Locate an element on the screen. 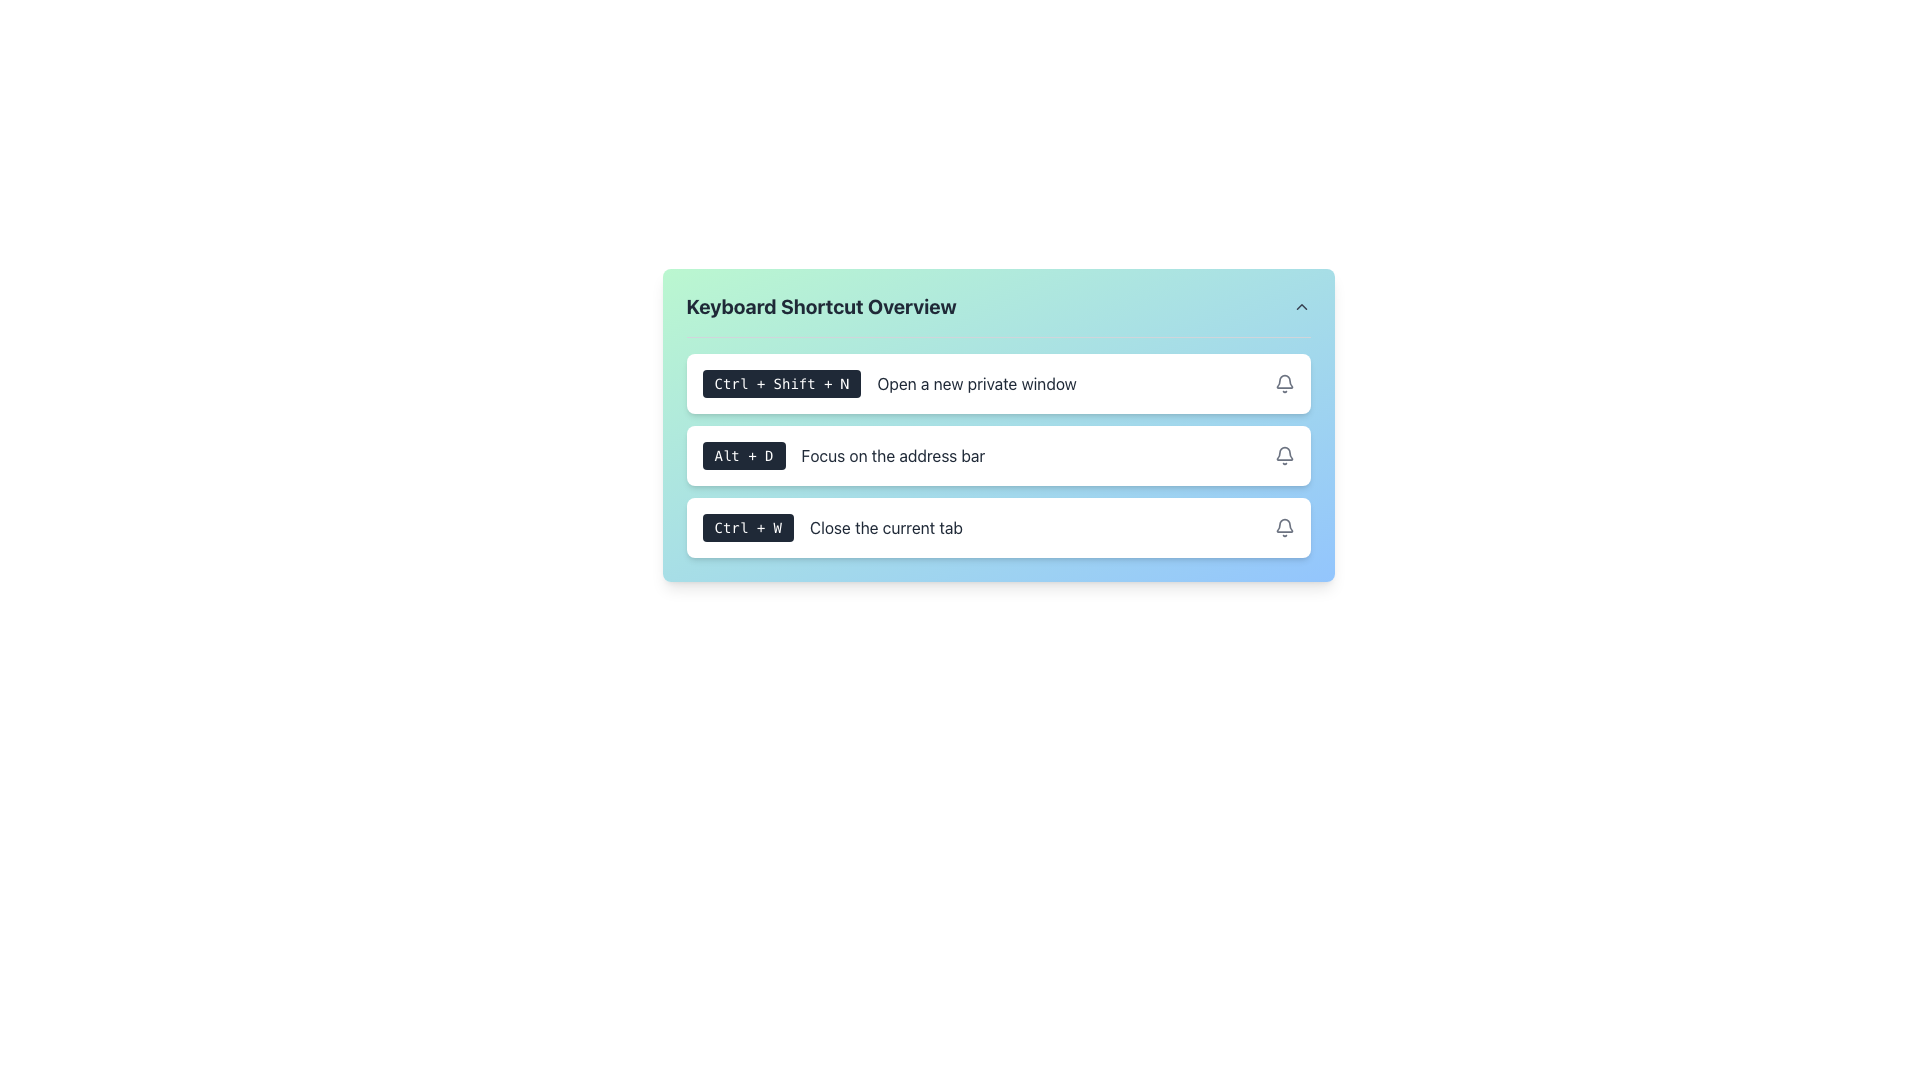 This screenshot has width=1920, height=1080. the Text Label that describes the function of the 'Ctrl + W' keyboard shortcut, which is located within the third card of the 'Keyboard Shortcut Overview' section is located at coordinates (885, 527).